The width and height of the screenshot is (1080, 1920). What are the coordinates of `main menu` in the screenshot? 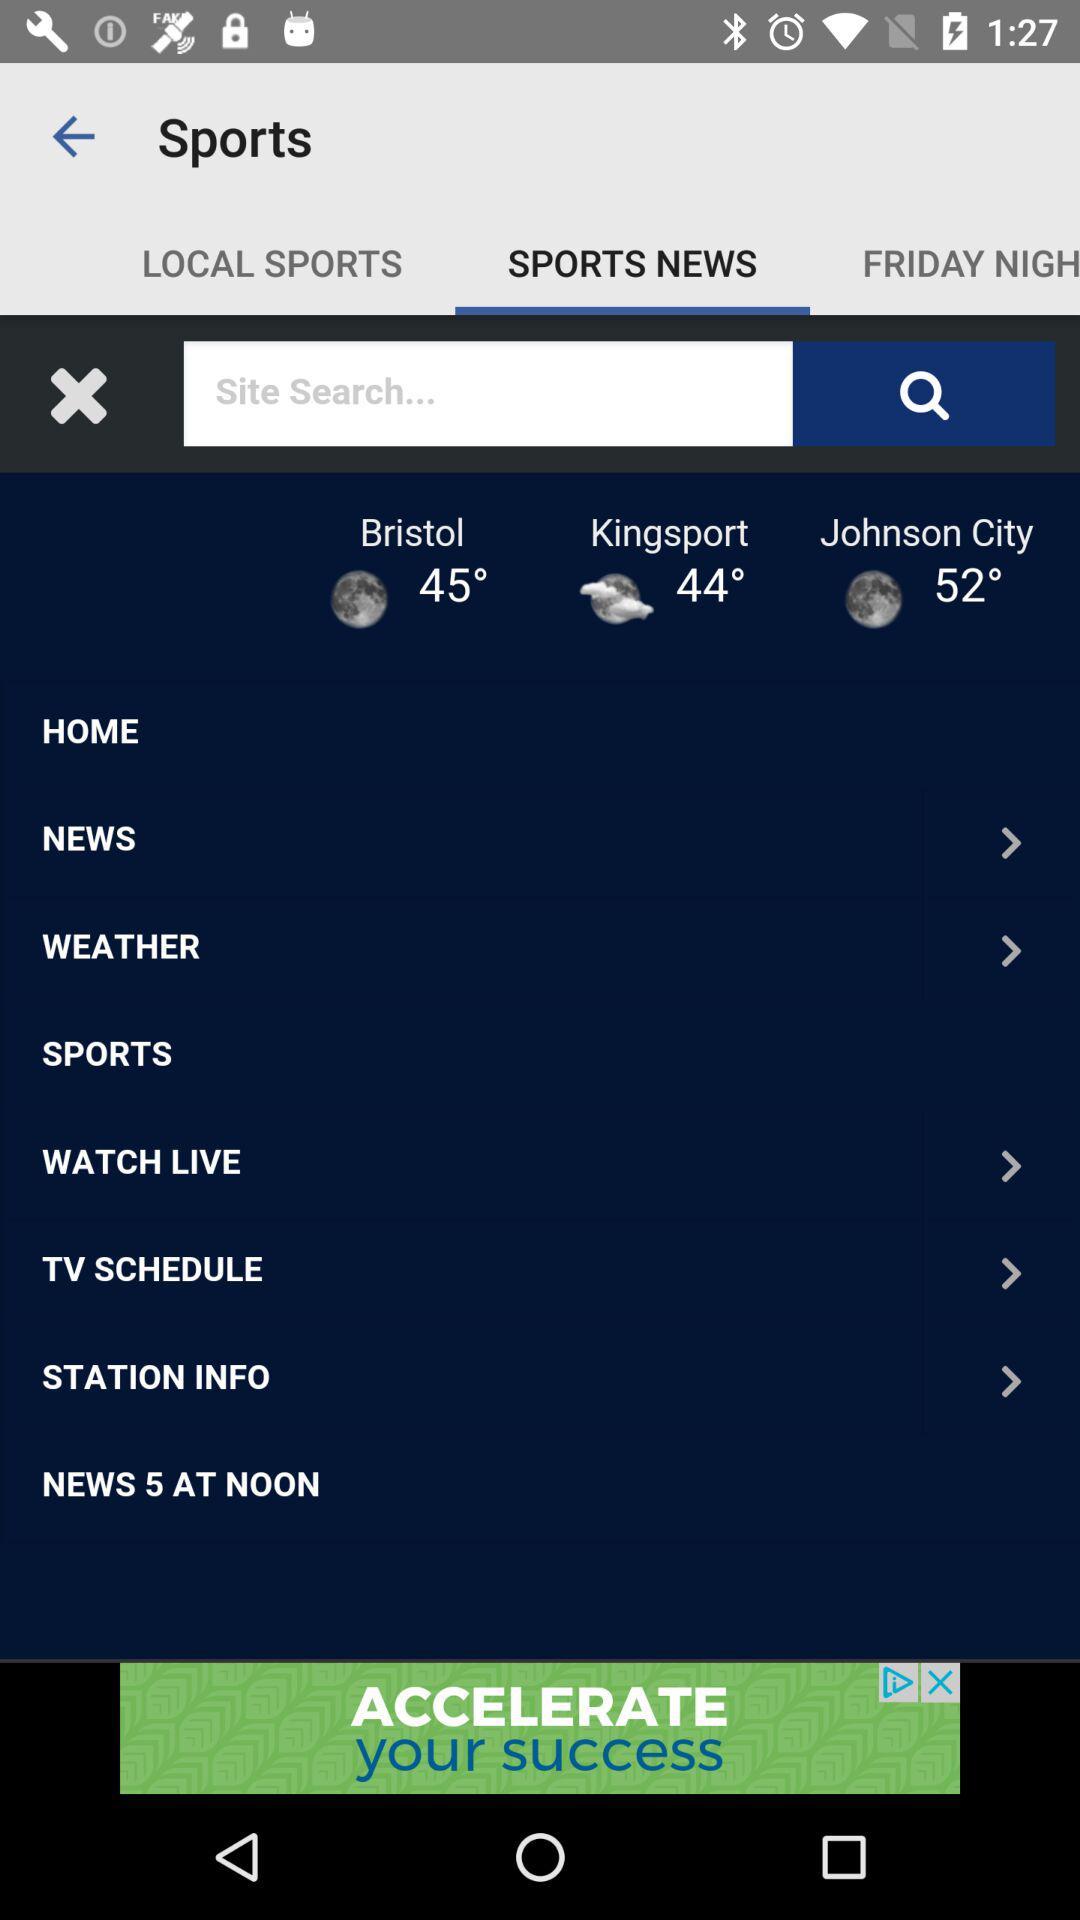 It's located at (540, 988).